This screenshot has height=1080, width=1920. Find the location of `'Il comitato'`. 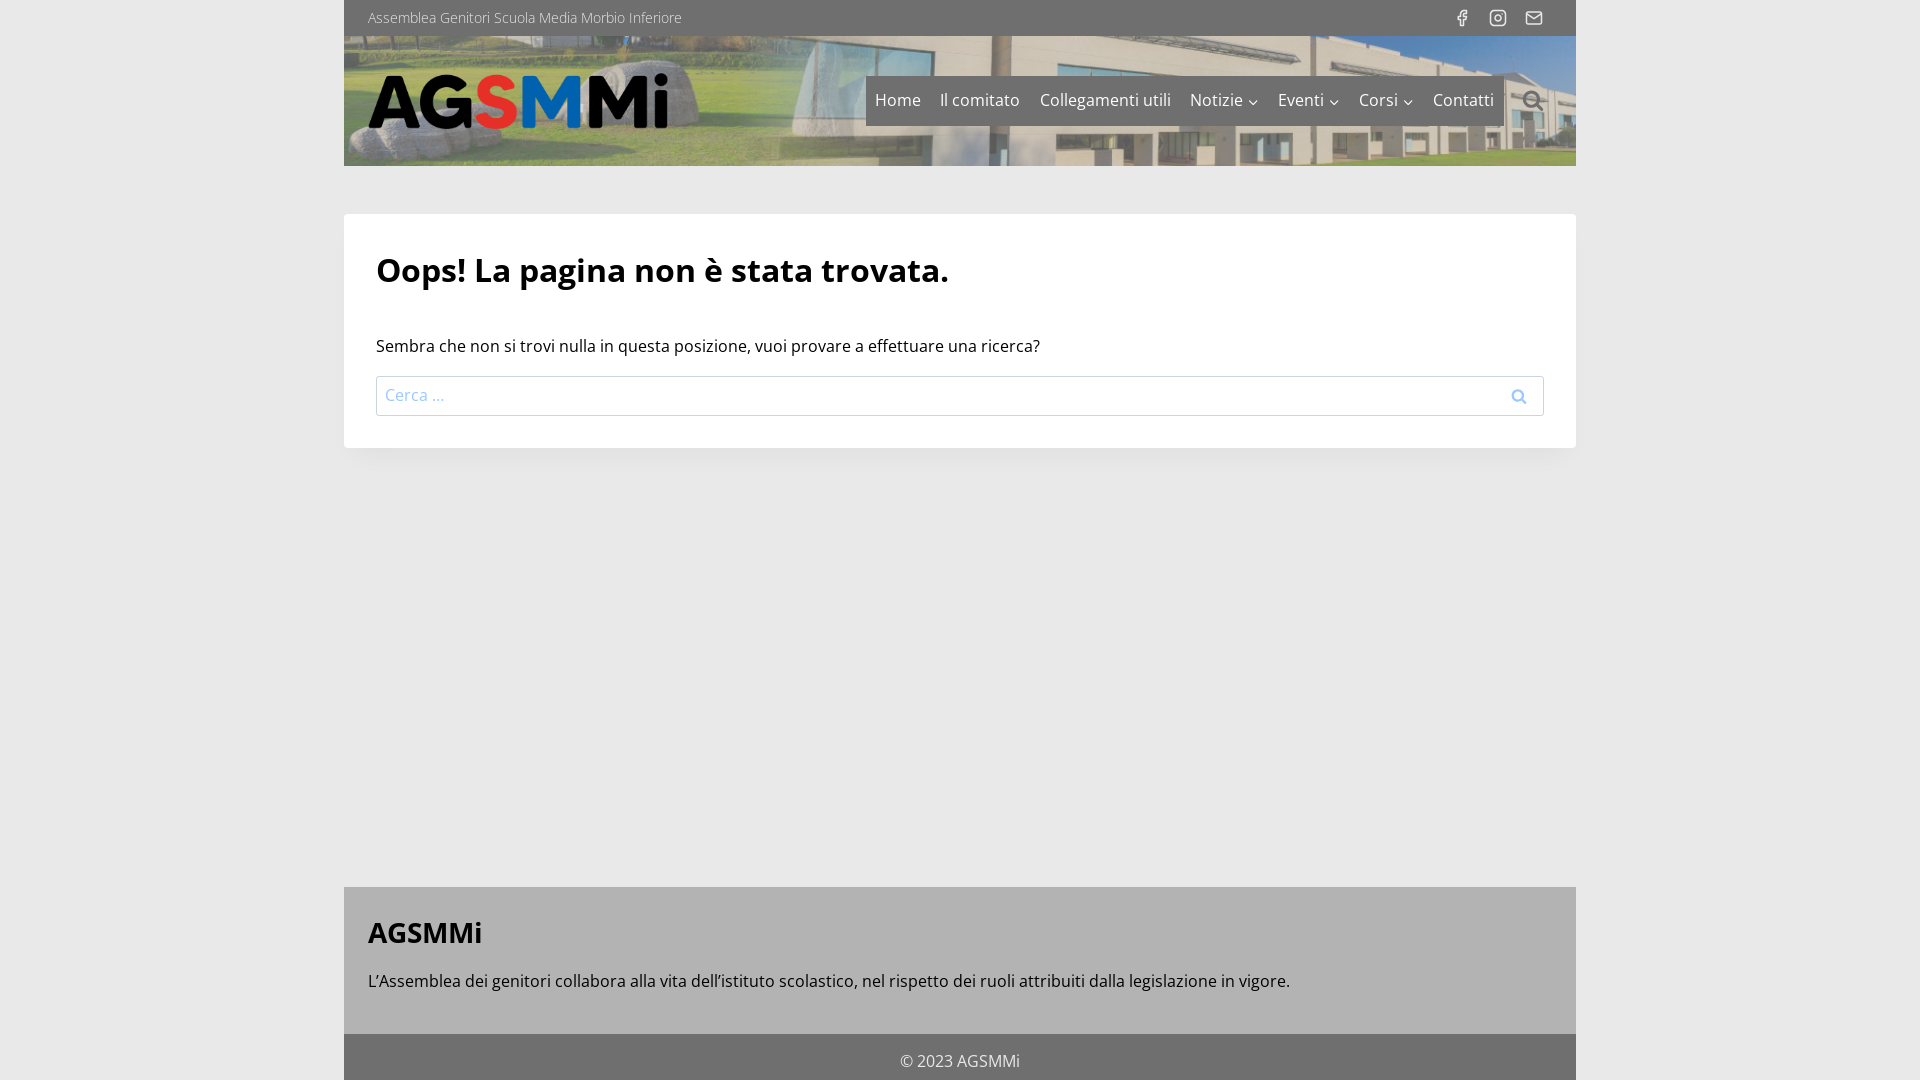

'Il comitato' is located at coordinates (980, 100).